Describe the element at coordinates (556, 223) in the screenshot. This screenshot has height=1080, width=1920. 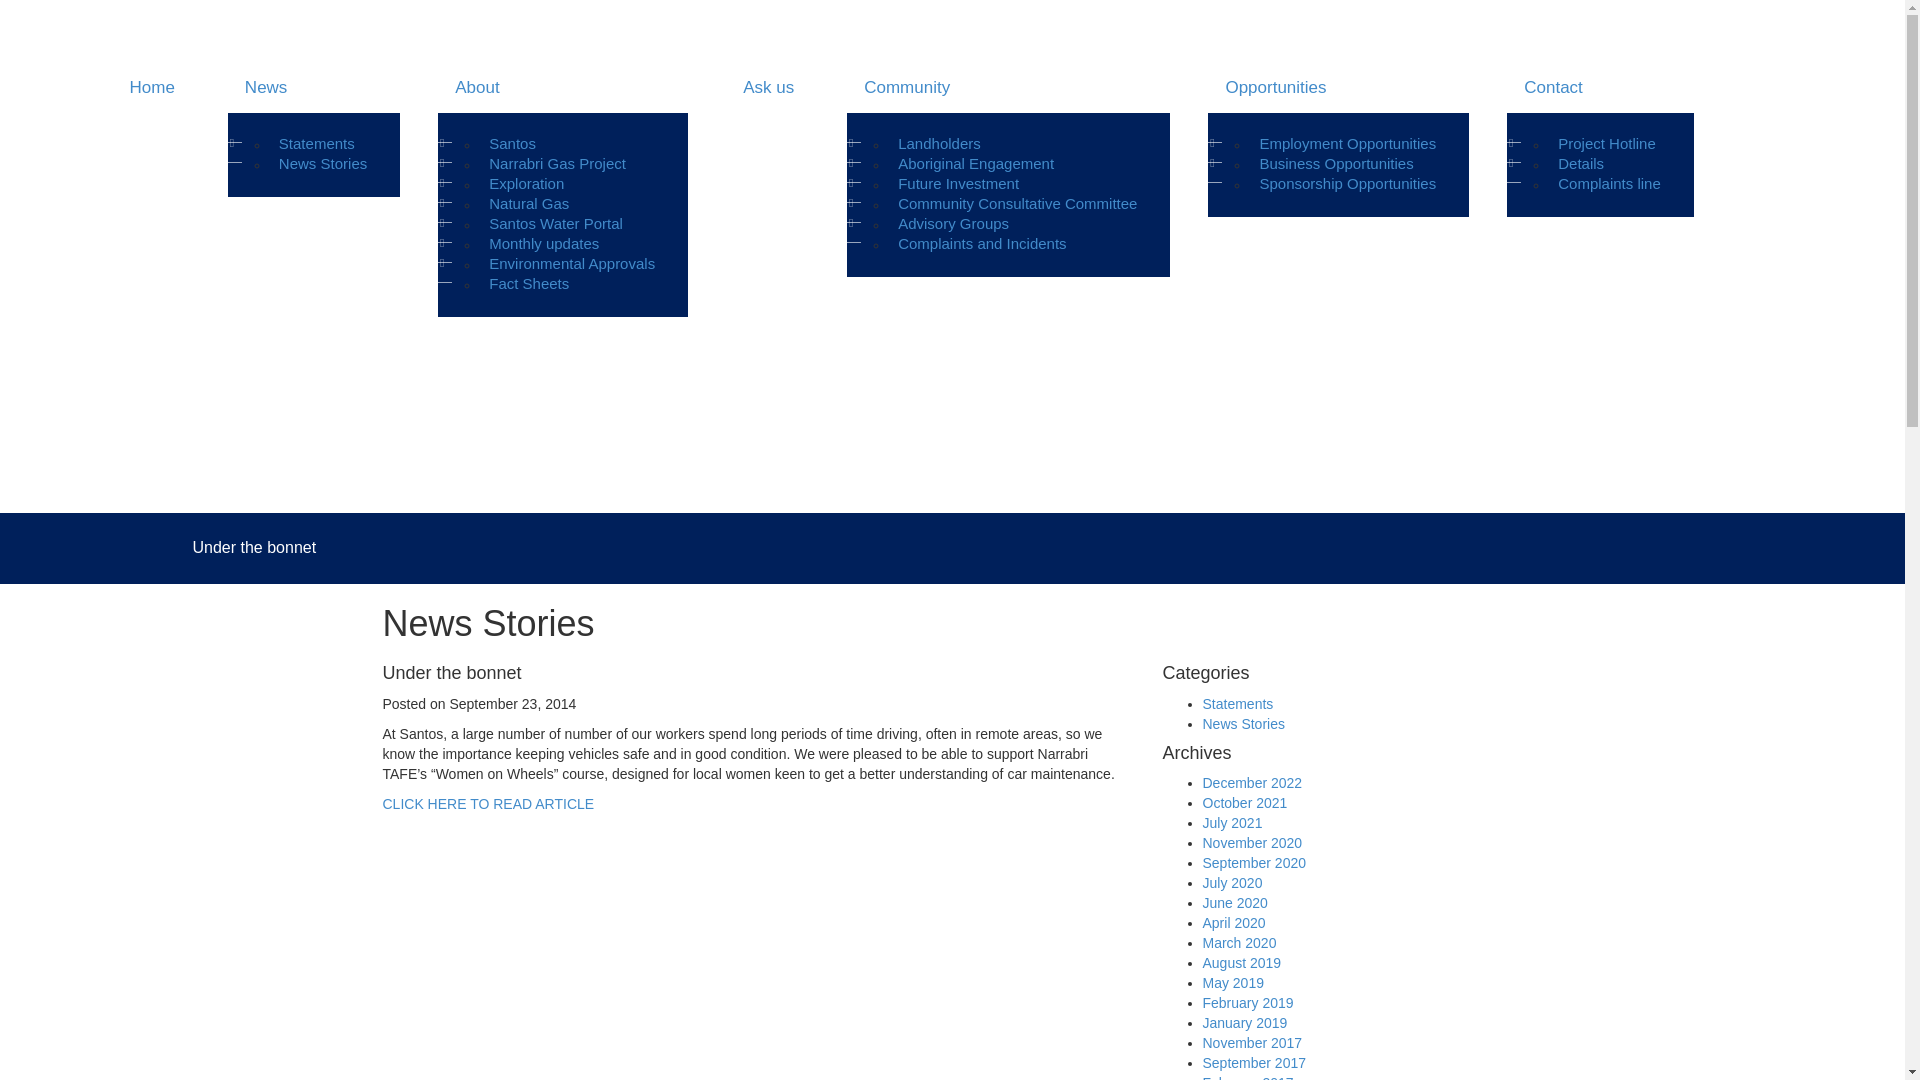
I see `'Santos Water Portal'` at that location.